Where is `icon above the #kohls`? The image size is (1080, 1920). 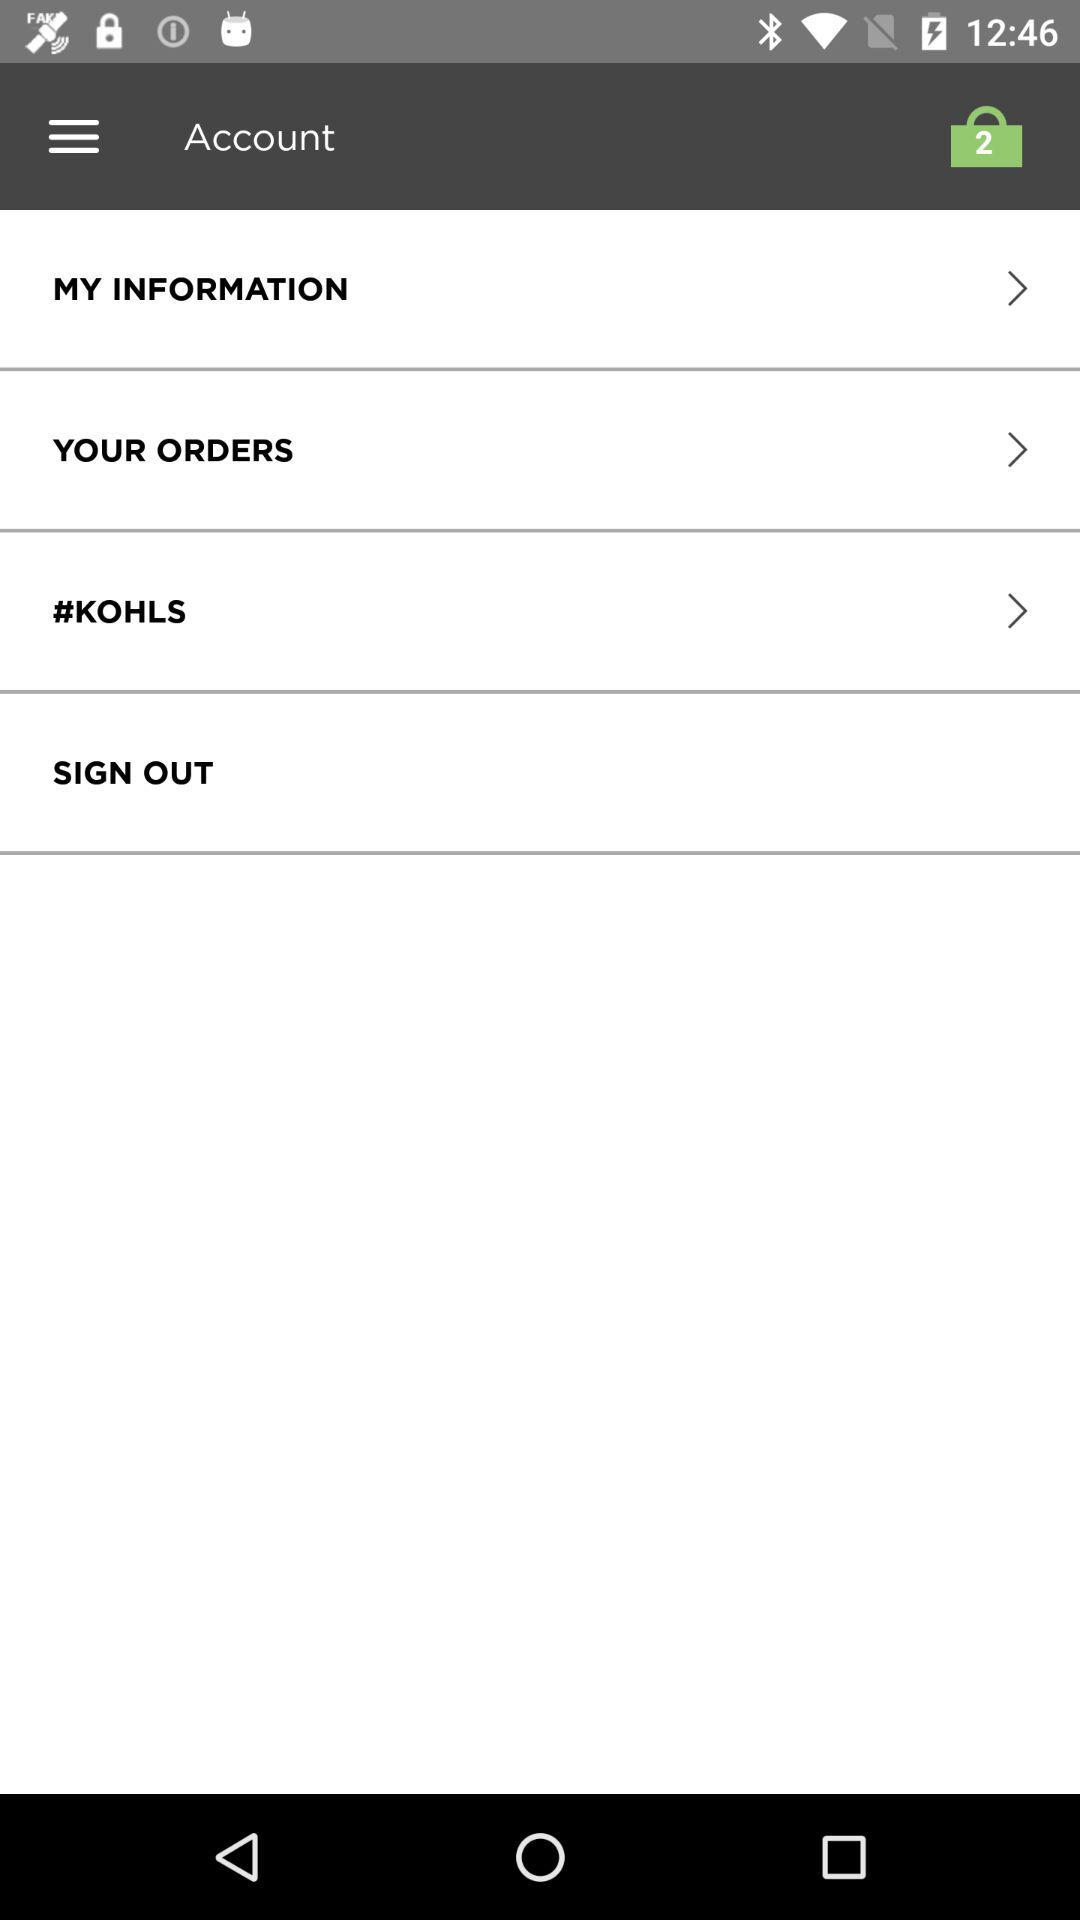
icon above the #kohls is located at coordinates (172, 449).